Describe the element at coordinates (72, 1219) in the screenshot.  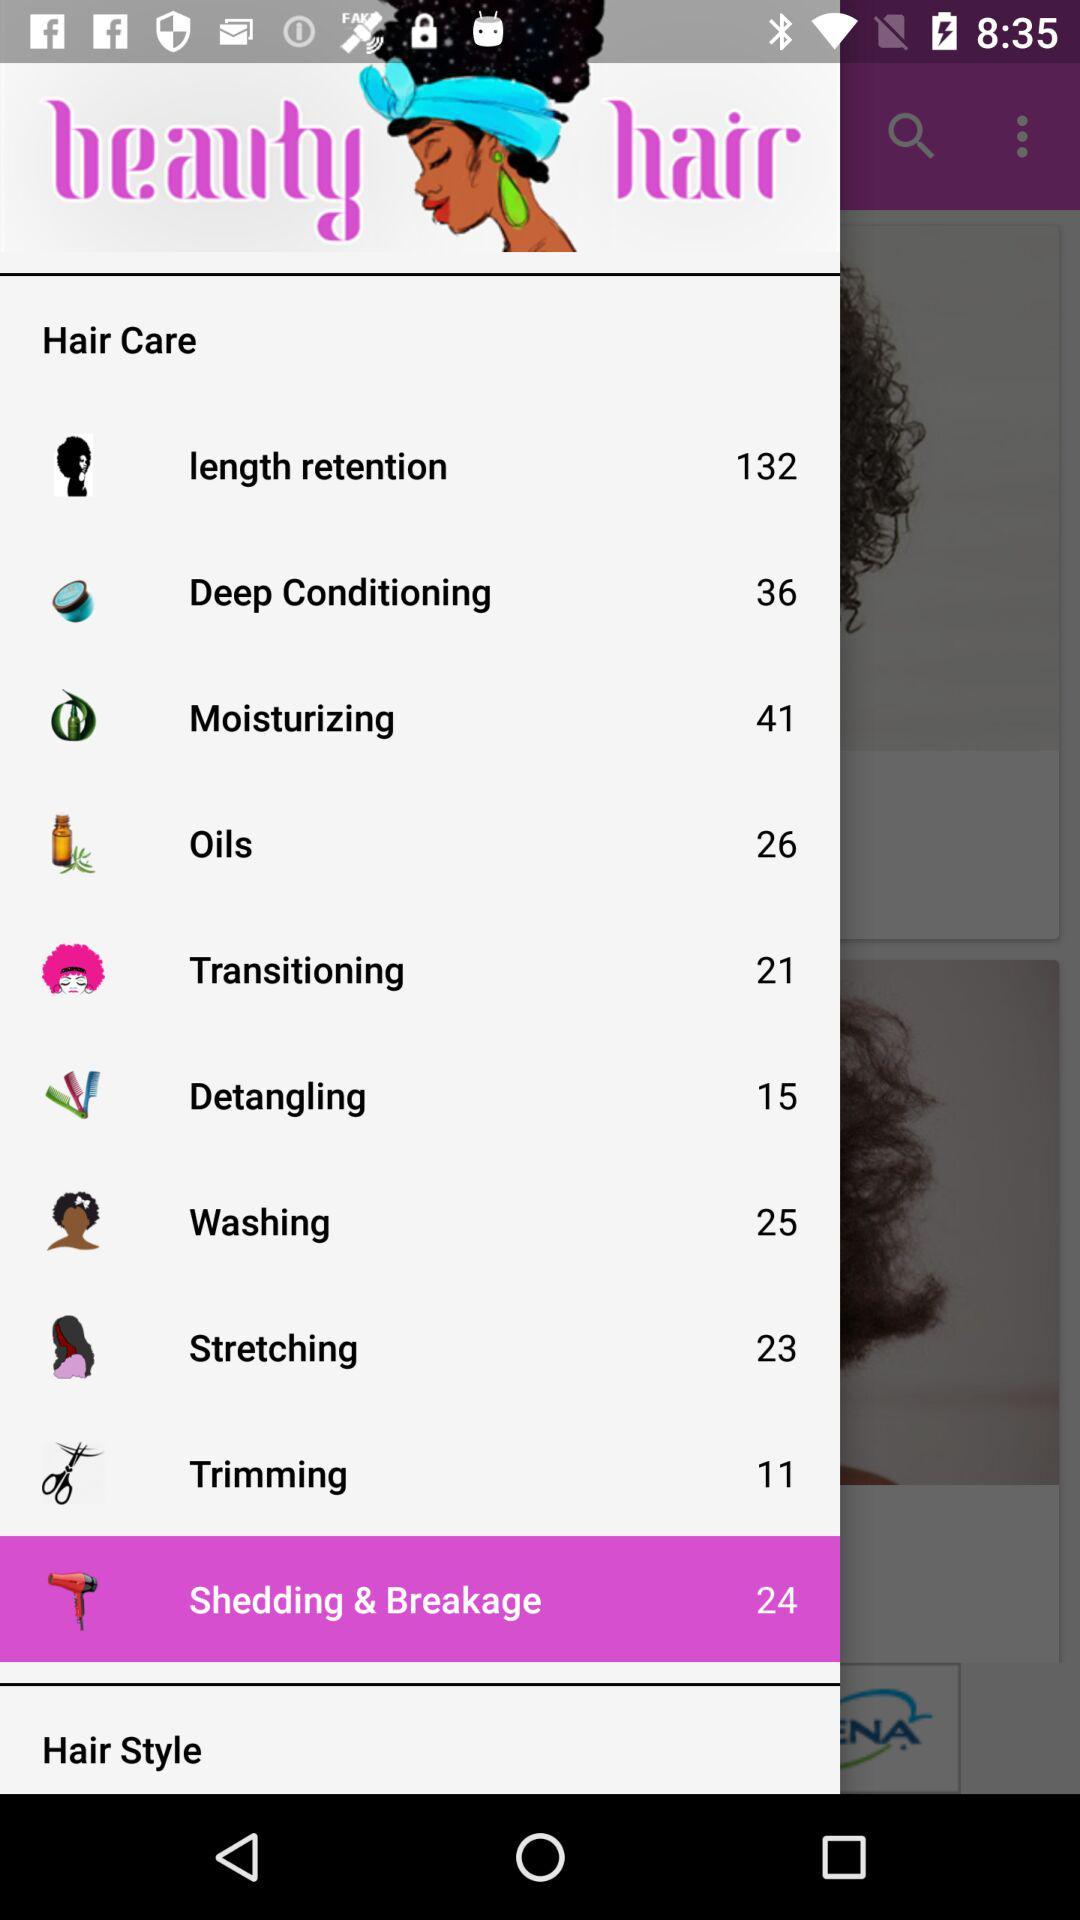
I see `tap the icon just to the left of washing` at that location.